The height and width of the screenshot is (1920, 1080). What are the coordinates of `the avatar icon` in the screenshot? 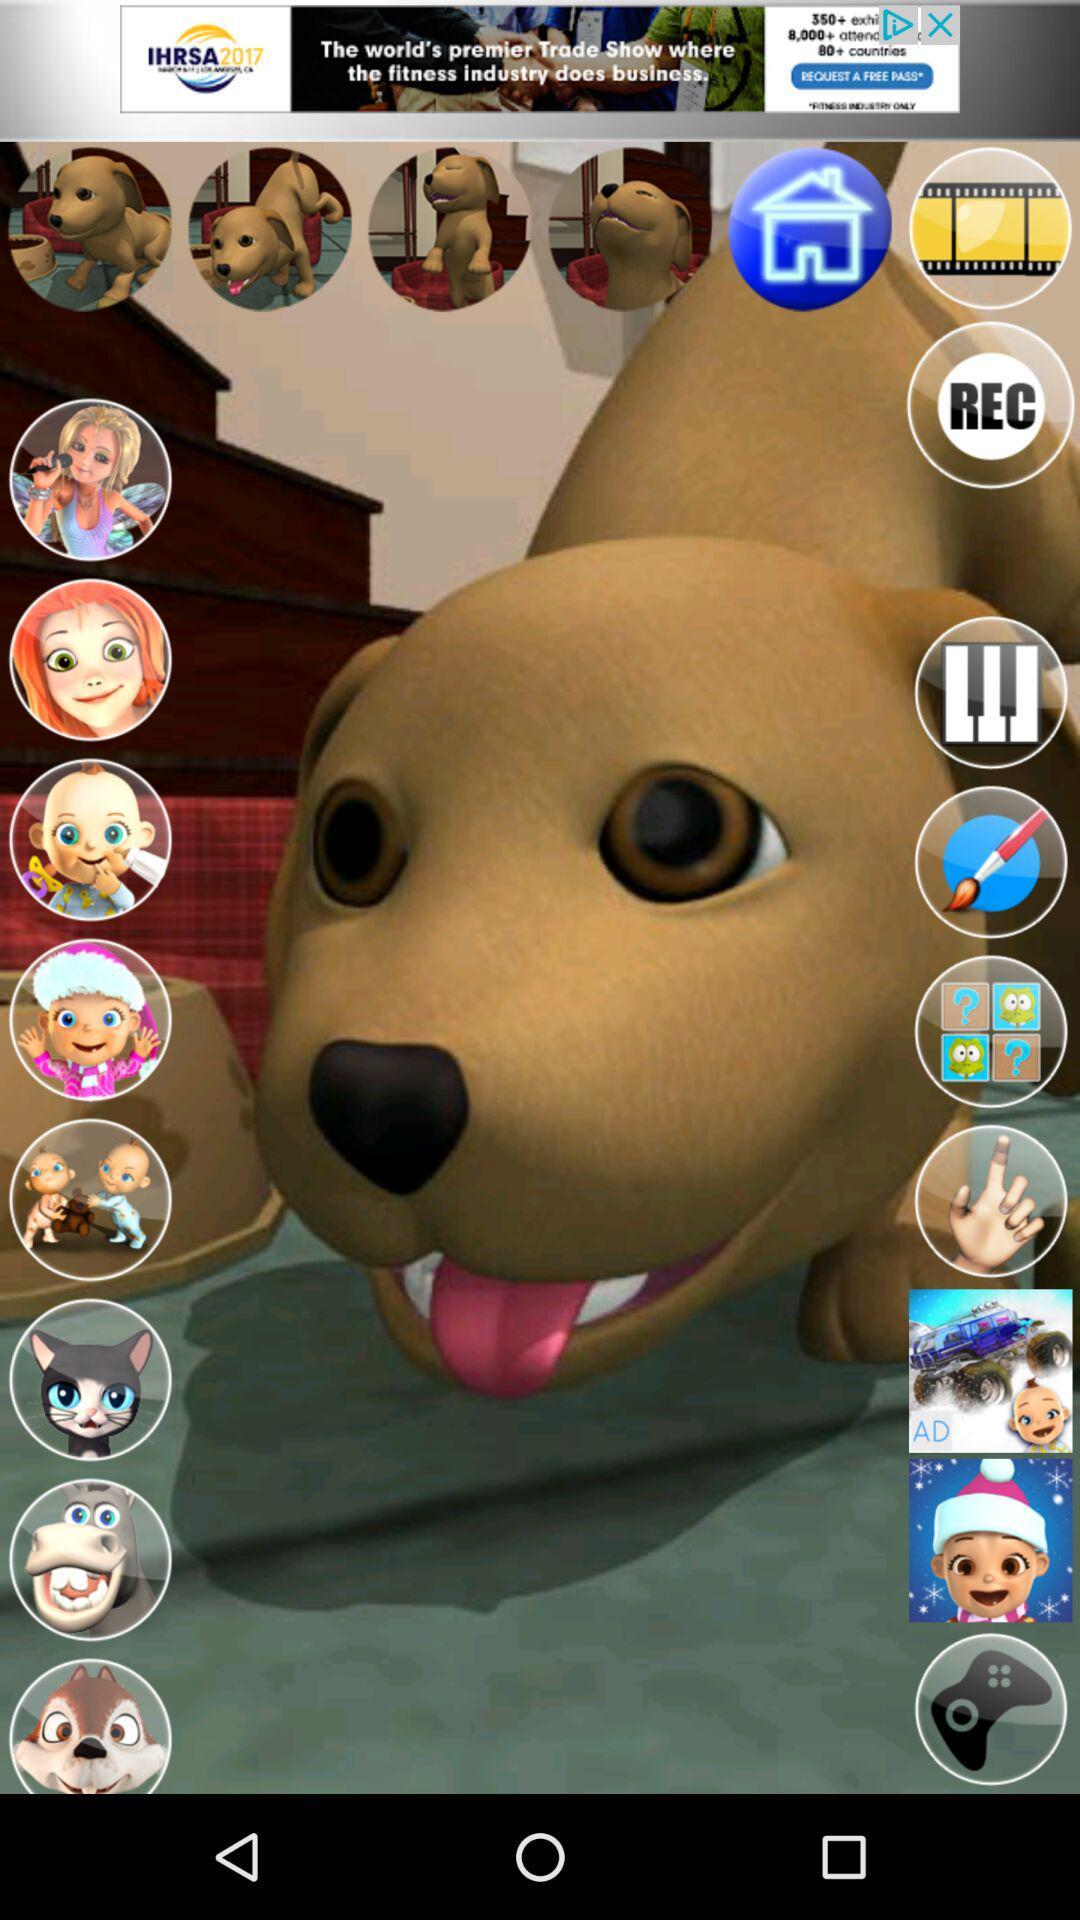 It's located at (88, 1284).